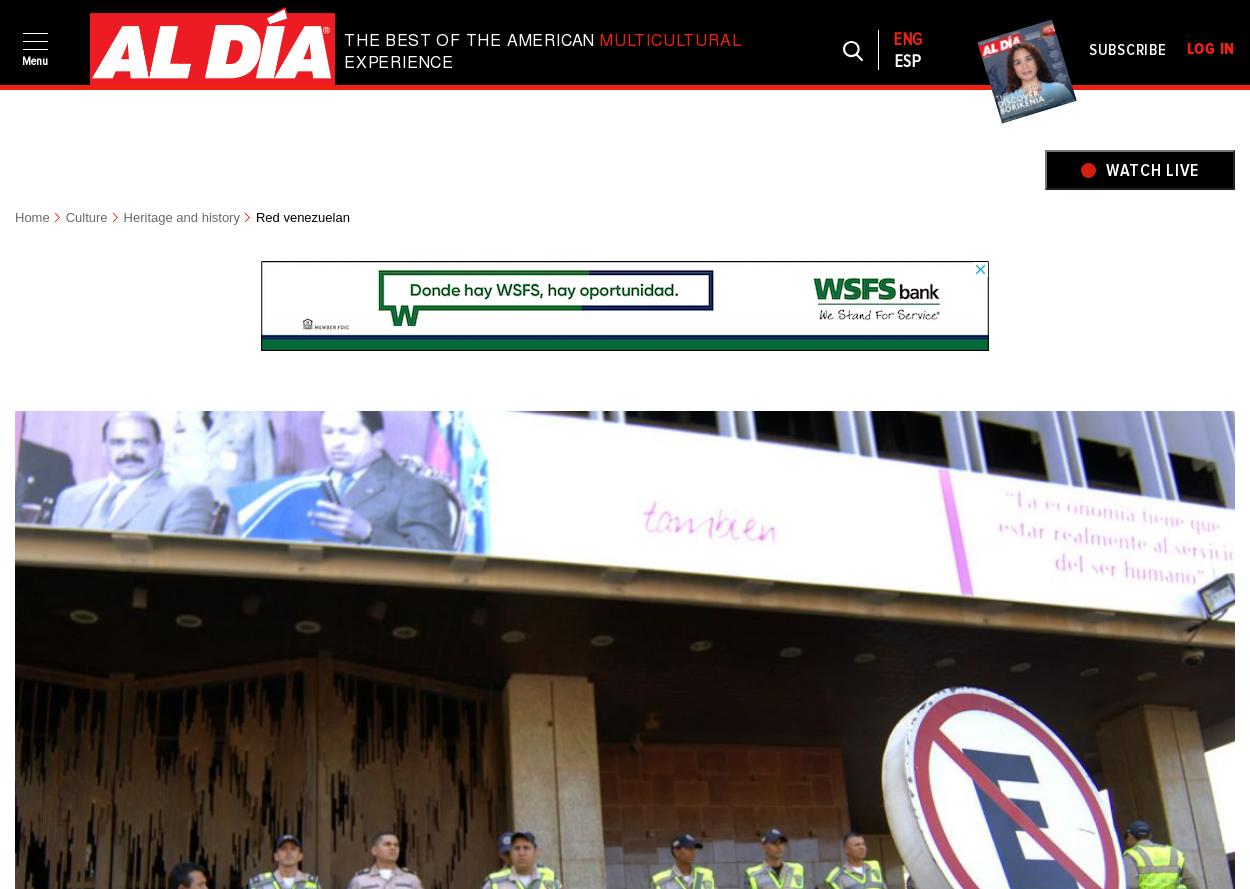 This screenshot has height=889, width=1250. Describe the element at coordinates (907, 60) in the screenshot. I see `'Esp'` at that location.